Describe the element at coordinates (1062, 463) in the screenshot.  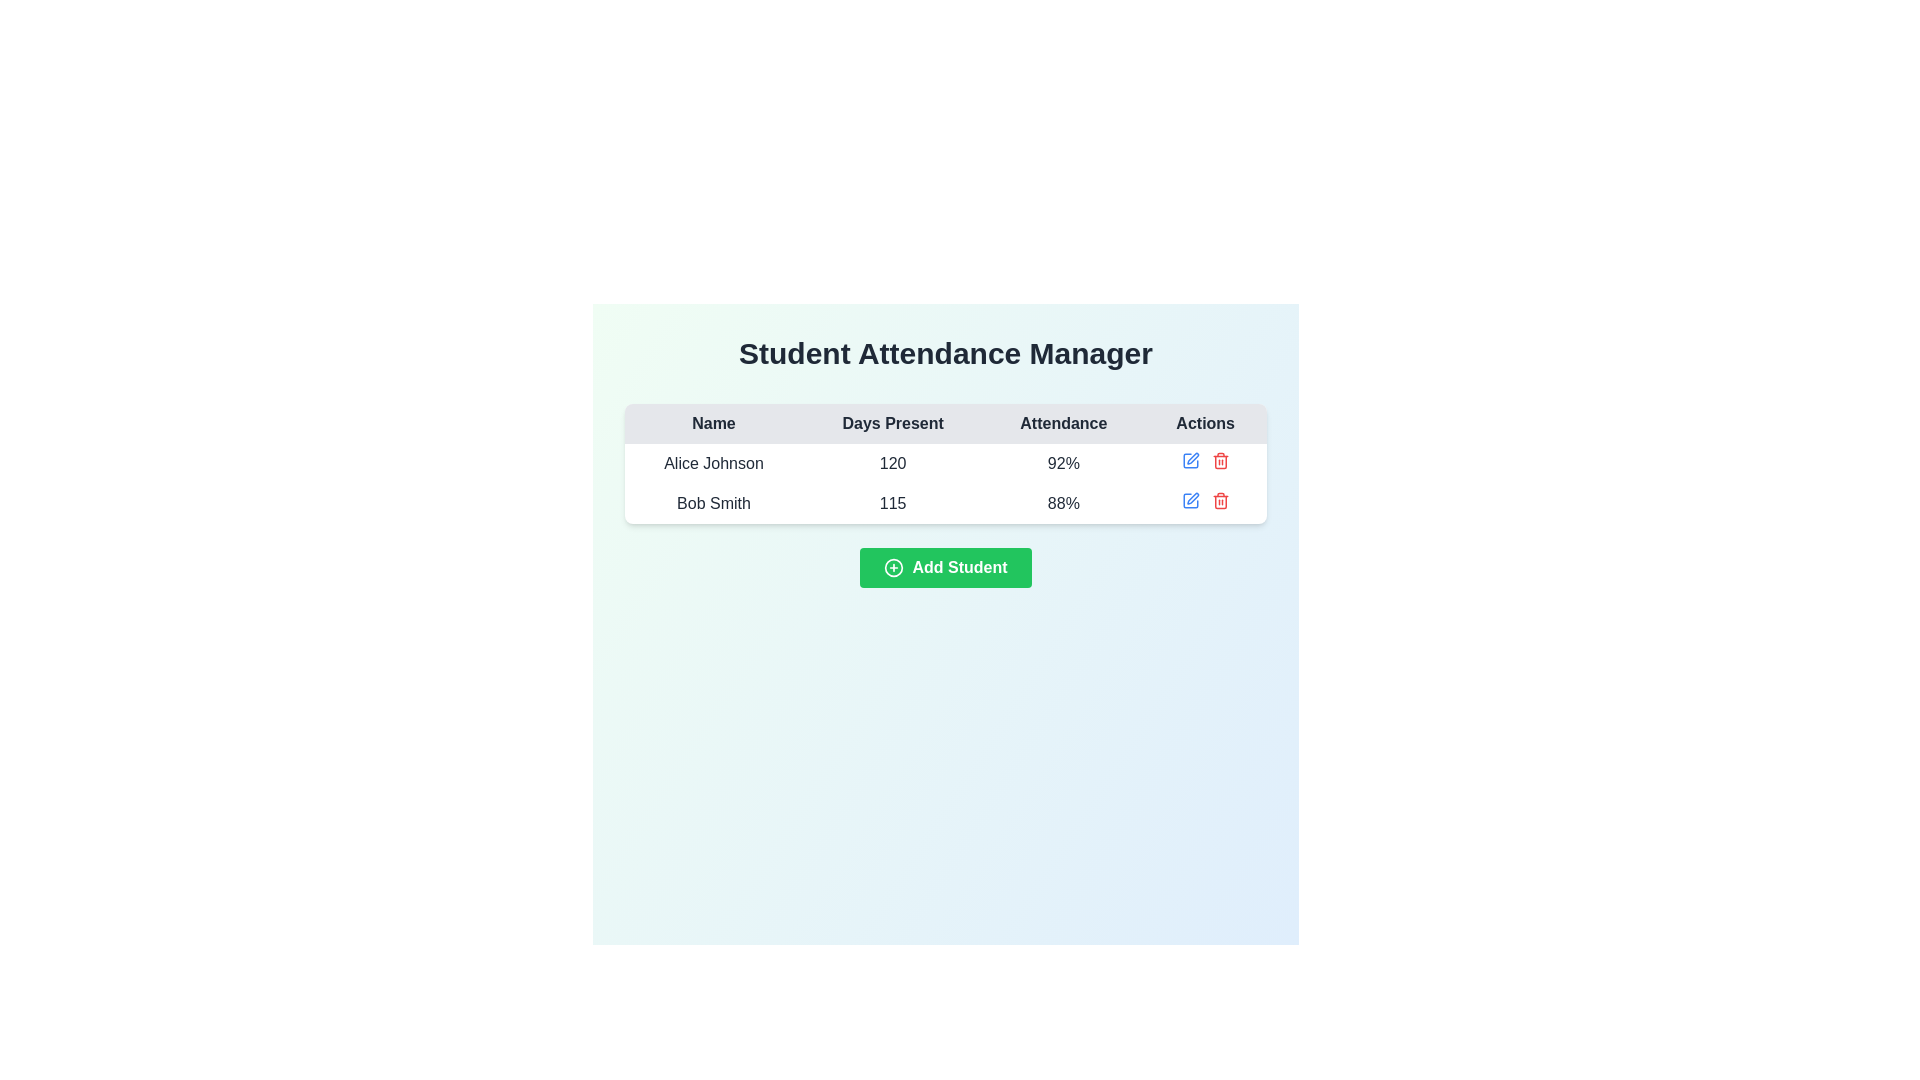
I see `the attendance percentage display for Alice Johnson, which shows 92% in the Attendance row of the table` at that location.